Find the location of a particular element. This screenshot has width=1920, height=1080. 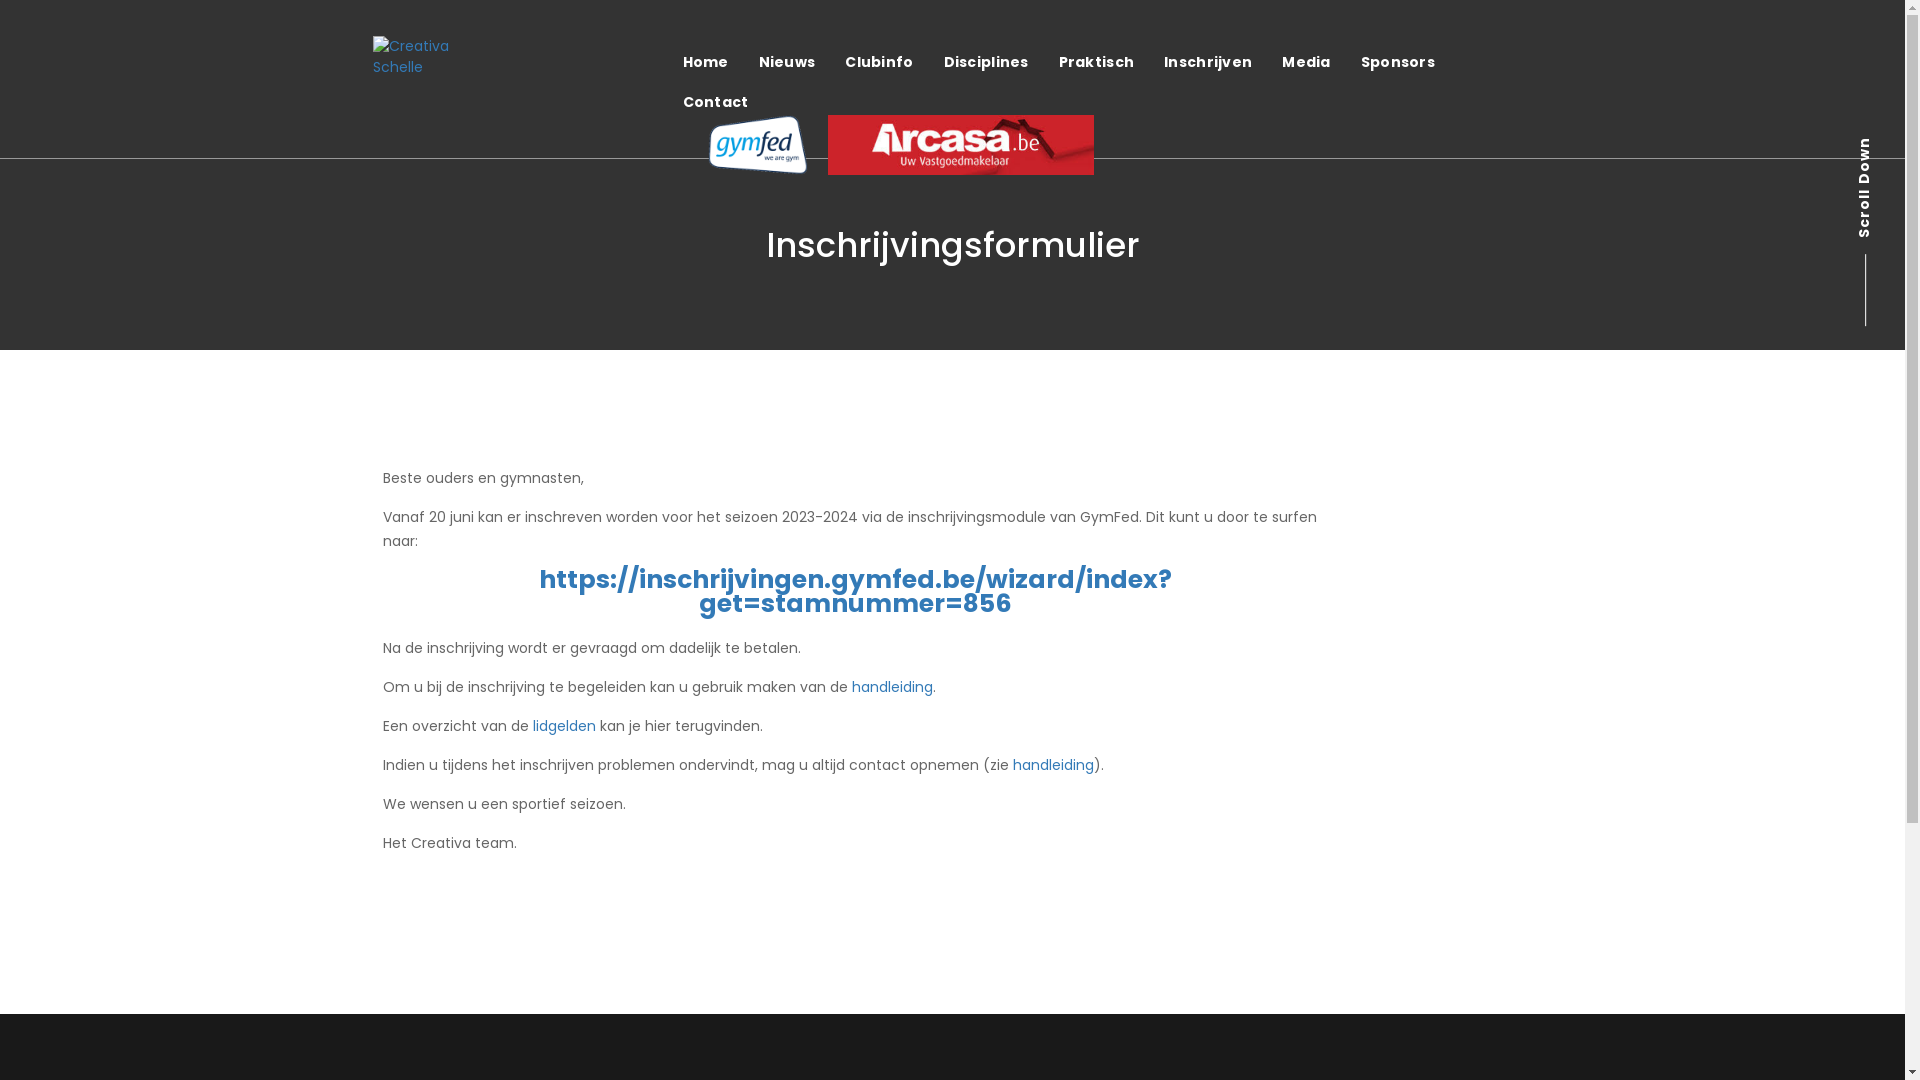

'Clubinfo' is located at coordinates (878, 60).